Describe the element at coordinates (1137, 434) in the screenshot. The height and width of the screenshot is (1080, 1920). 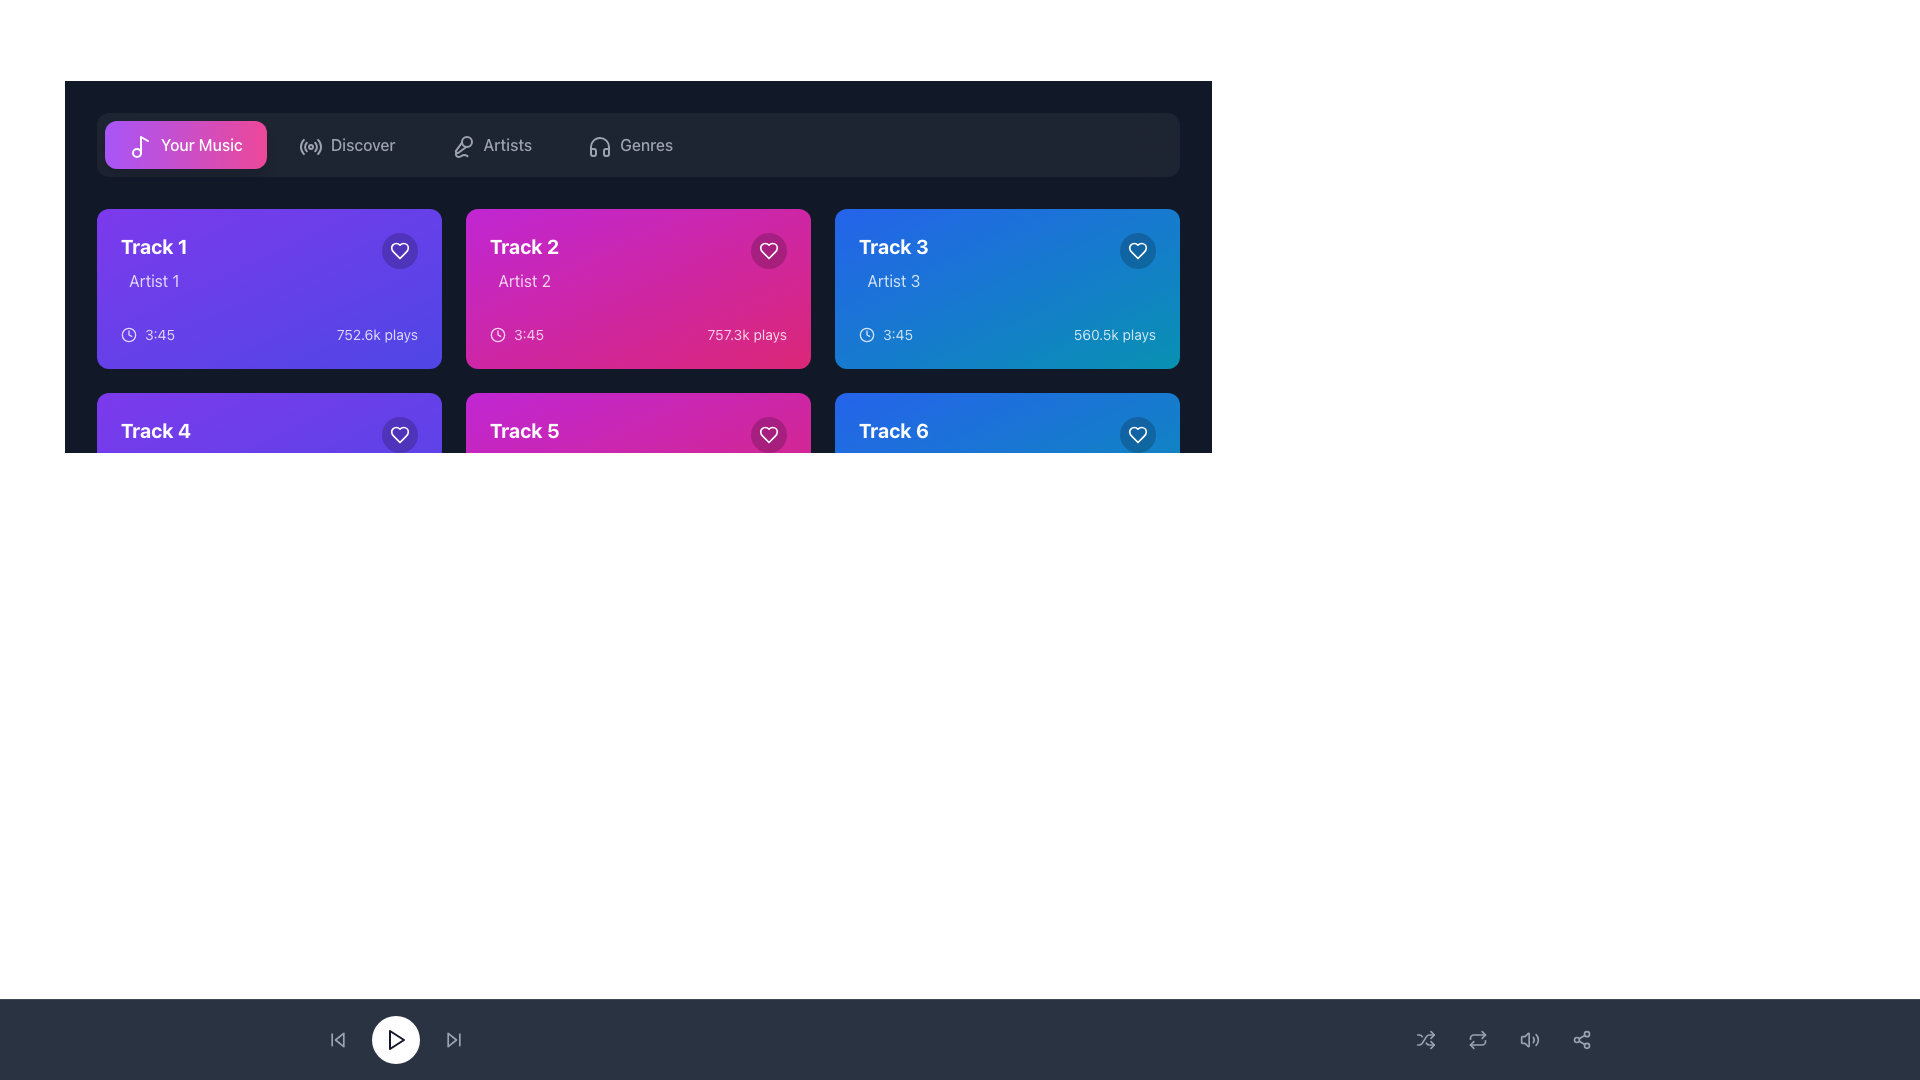
I see `the favorite icon located at the top-right corner of the 'Track 6' card` at that location.